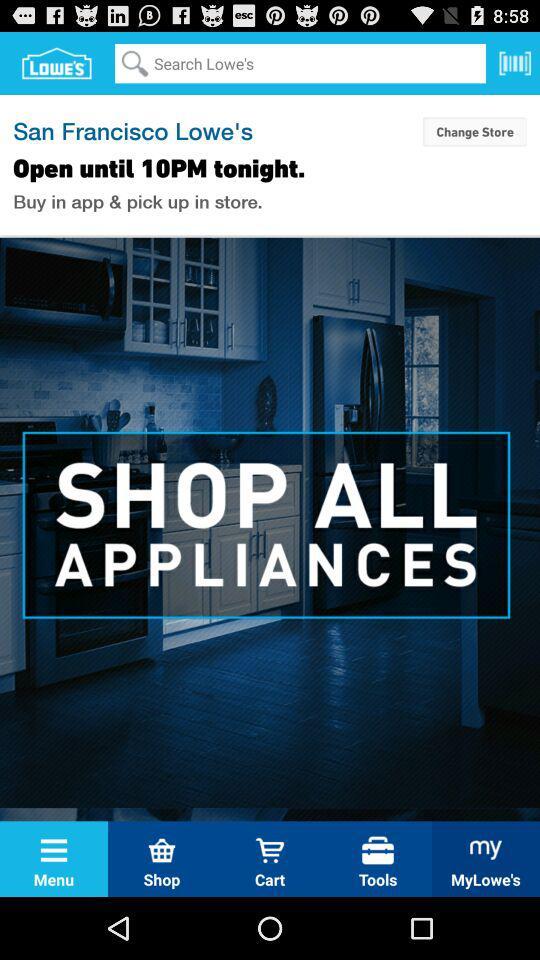 The image size is (540, 960). What do you see at coordinates (270, 849) in the screenshot?
I see `the cart icon` at bounding box center [270, 849].